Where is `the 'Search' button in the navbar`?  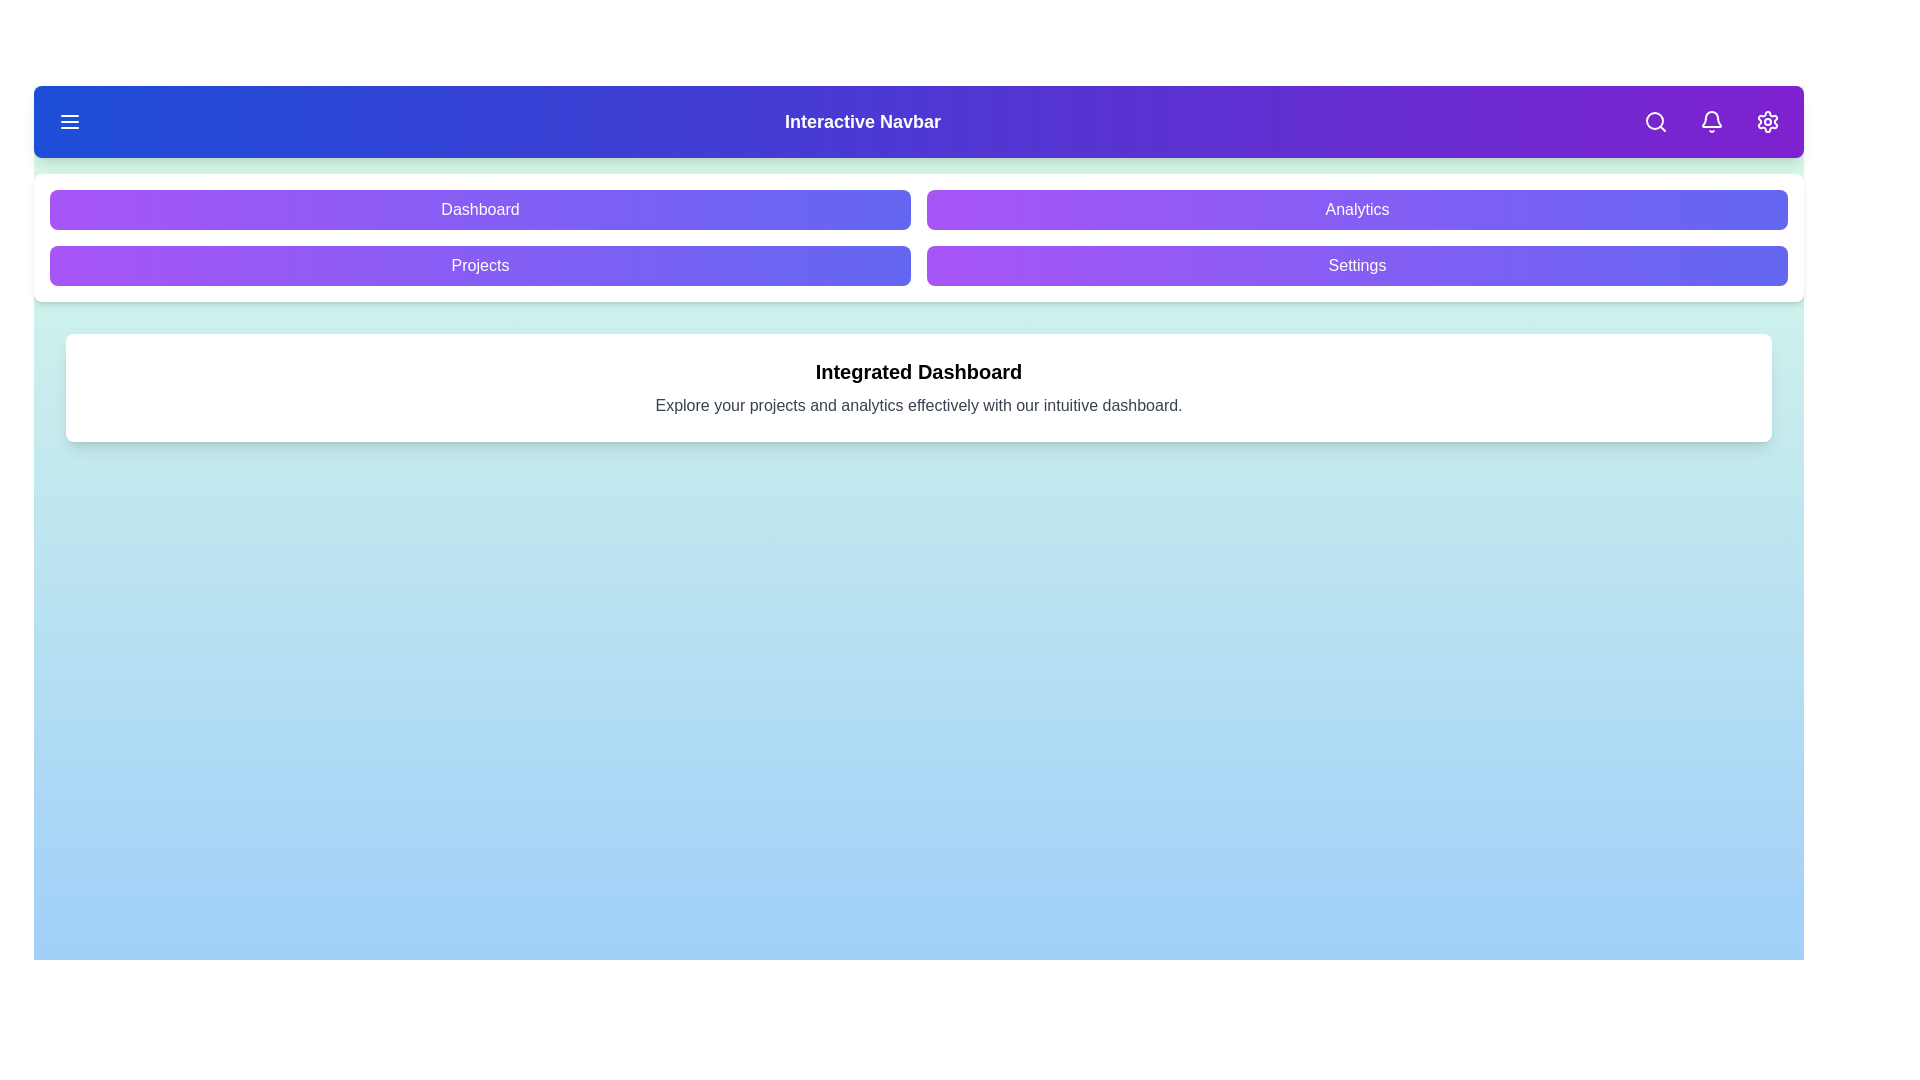
the 'Search' button in the navbar is located at coordinates (1656, 122).